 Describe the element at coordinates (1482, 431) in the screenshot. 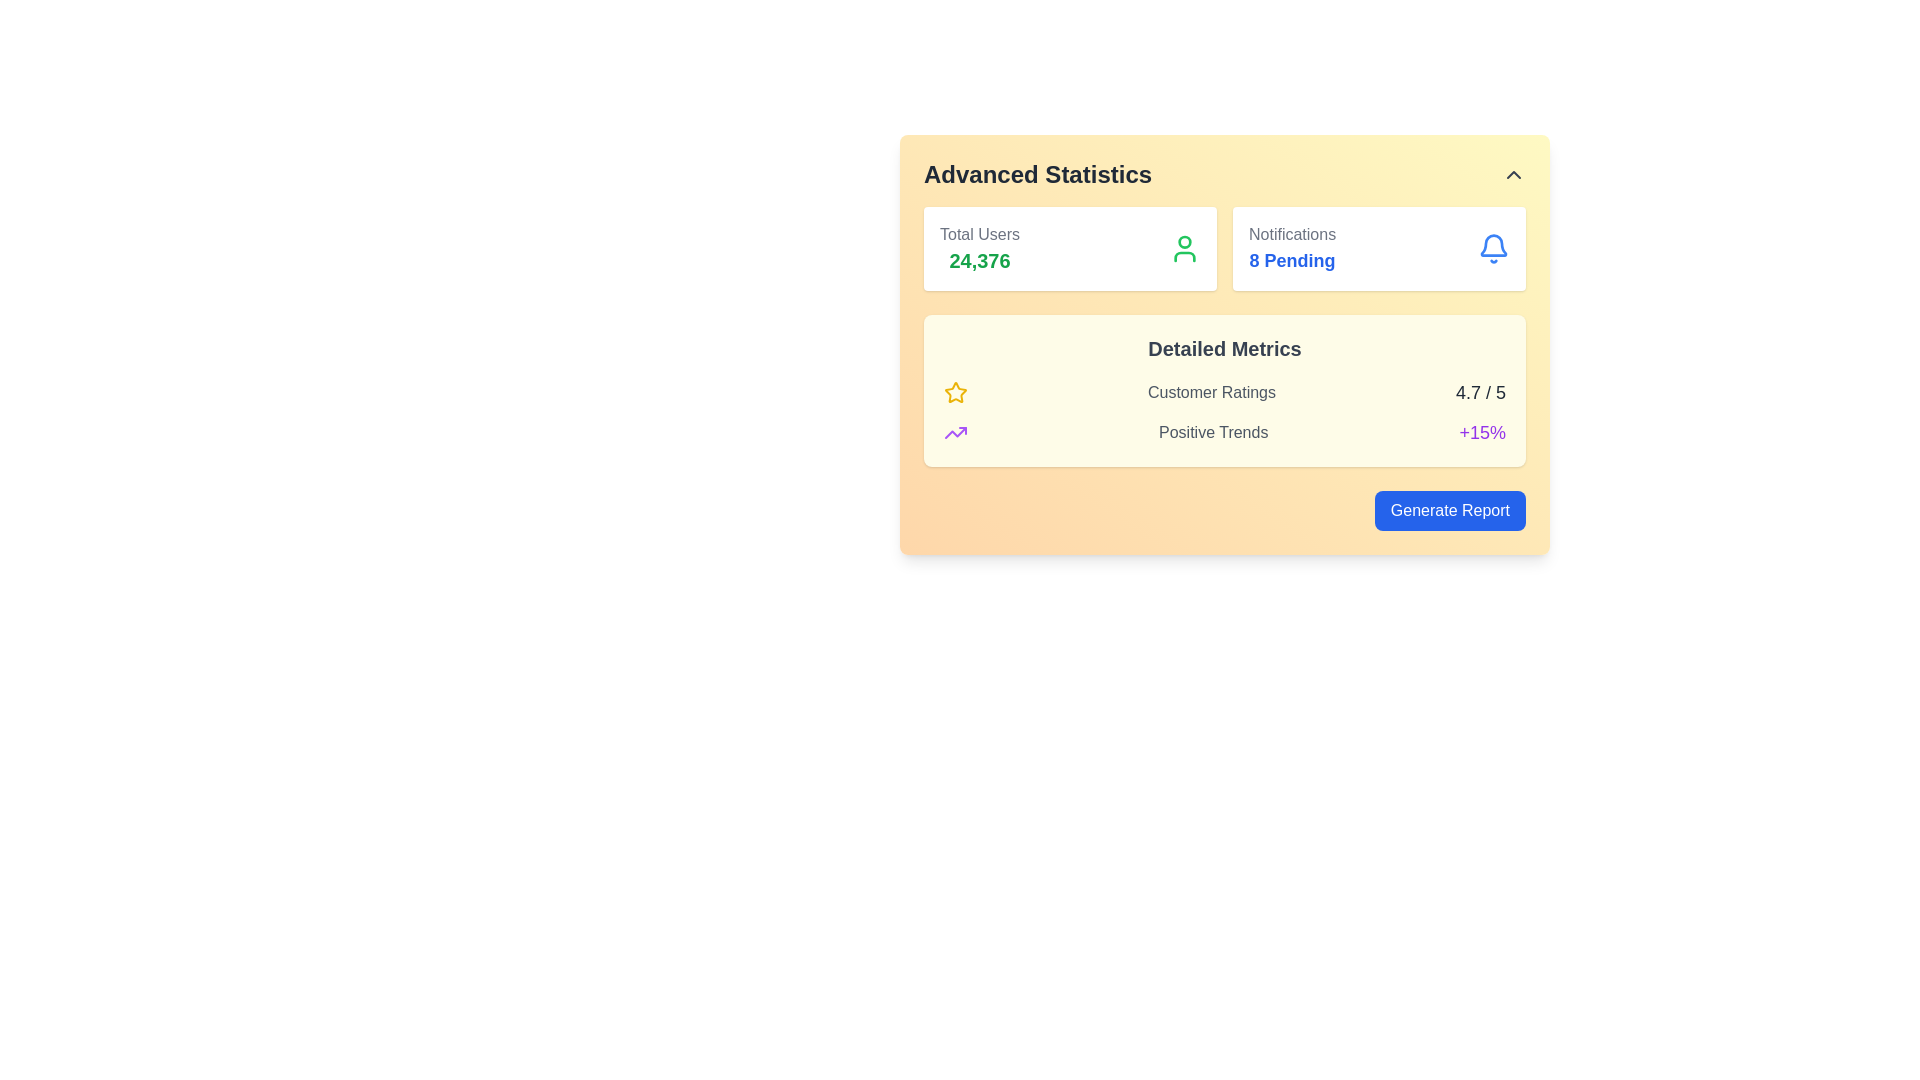

I see `the text label displaying '+15%' in bold purple font, located in the 'Detailed Metrics' section to the right of 'Positive Trends'` at that location.